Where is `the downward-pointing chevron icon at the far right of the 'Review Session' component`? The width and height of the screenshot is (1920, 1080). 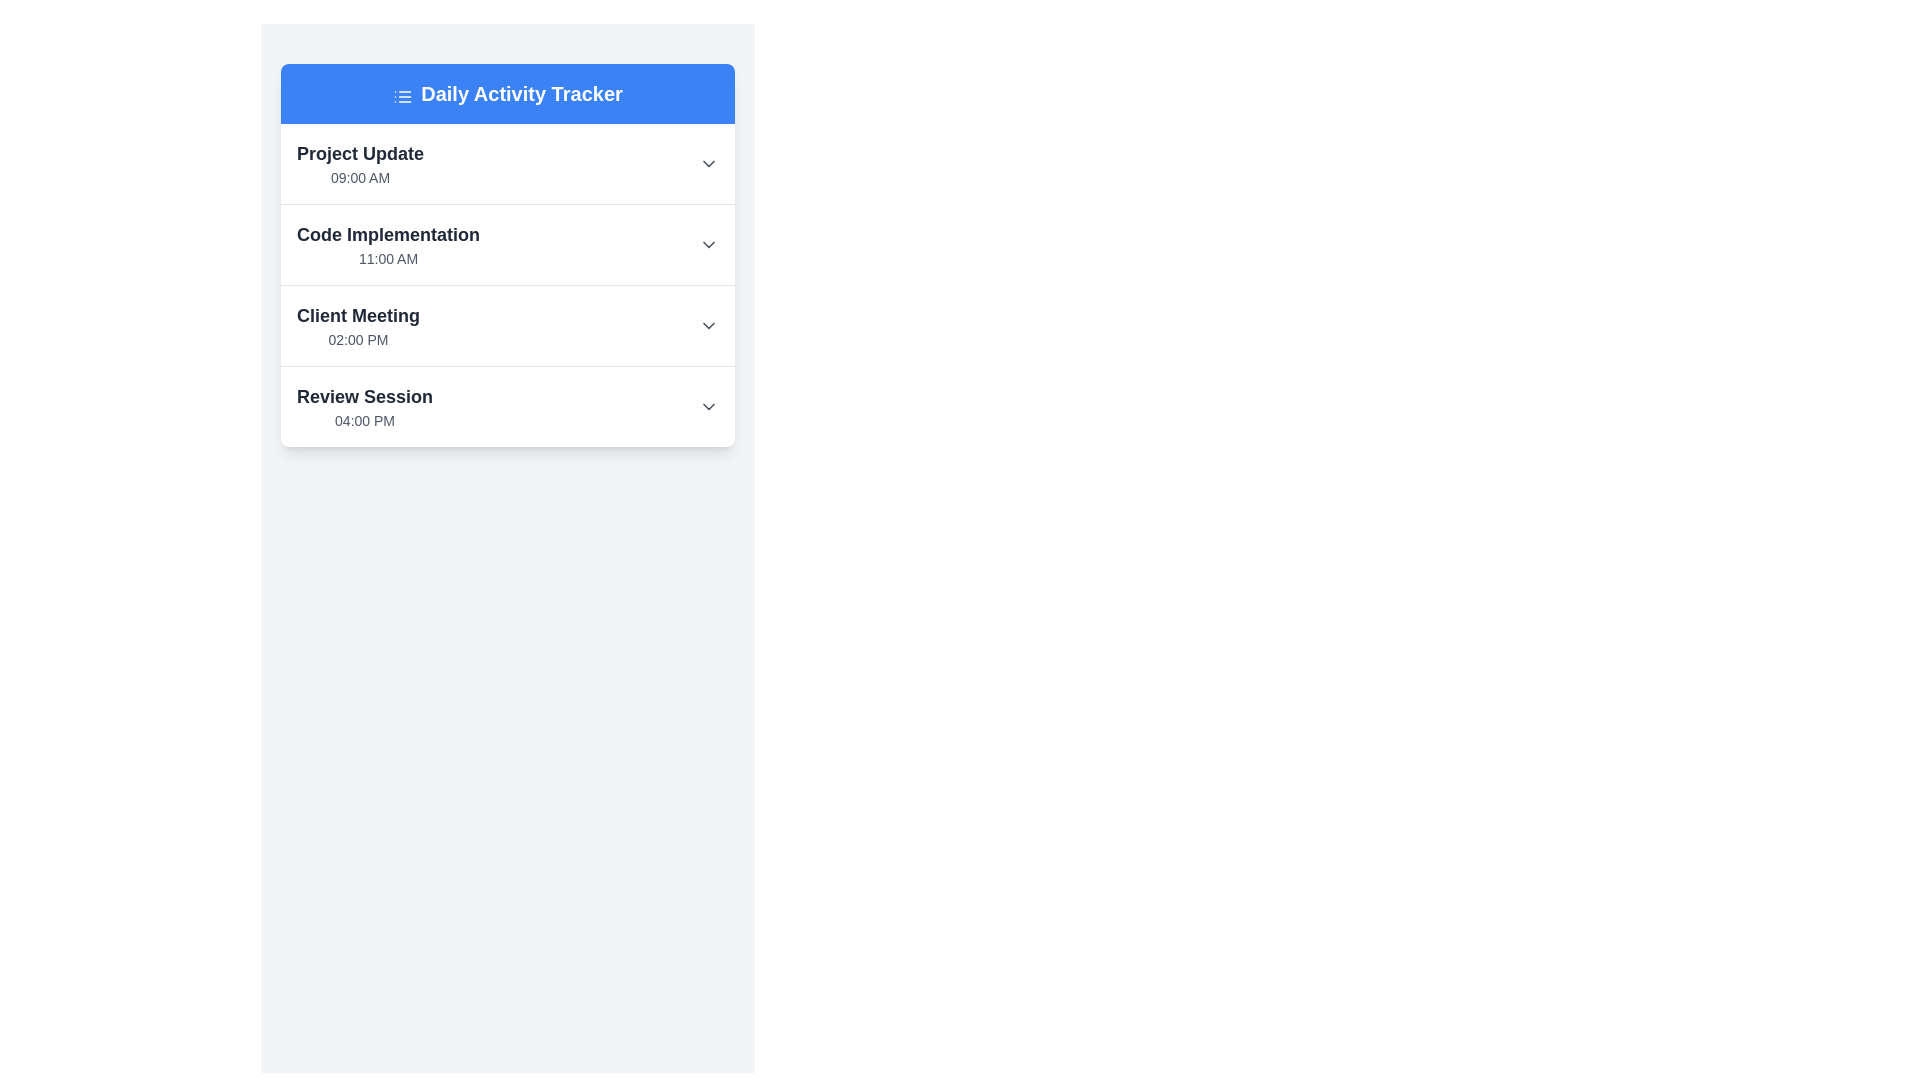 the downward-pointing chevron icon at the far right of the 'Review Session' component is located at coordinates (709, 406).